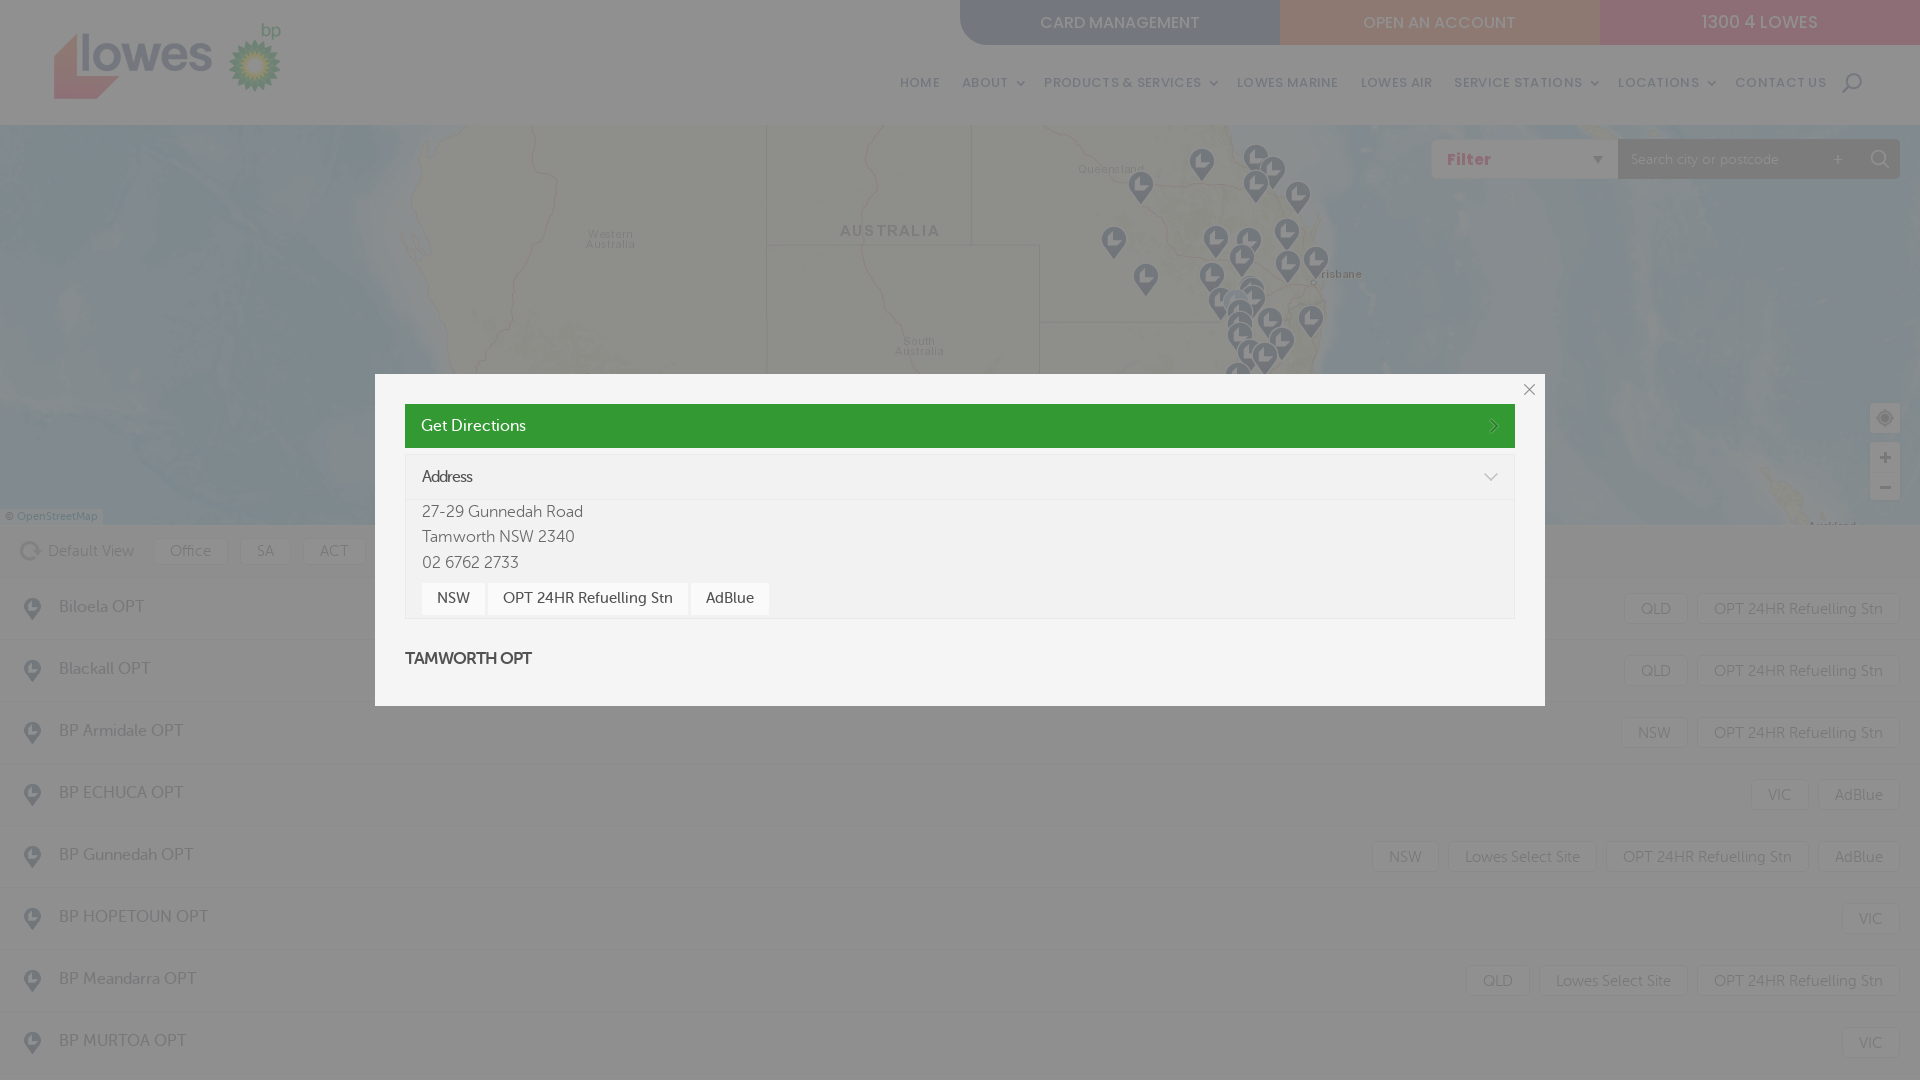 The width and height of the screenshot is (1920, 1080). Describe the element at coordinates (1287, 82) in the screenshot. I see `'LOWES MARINE'` at that location.